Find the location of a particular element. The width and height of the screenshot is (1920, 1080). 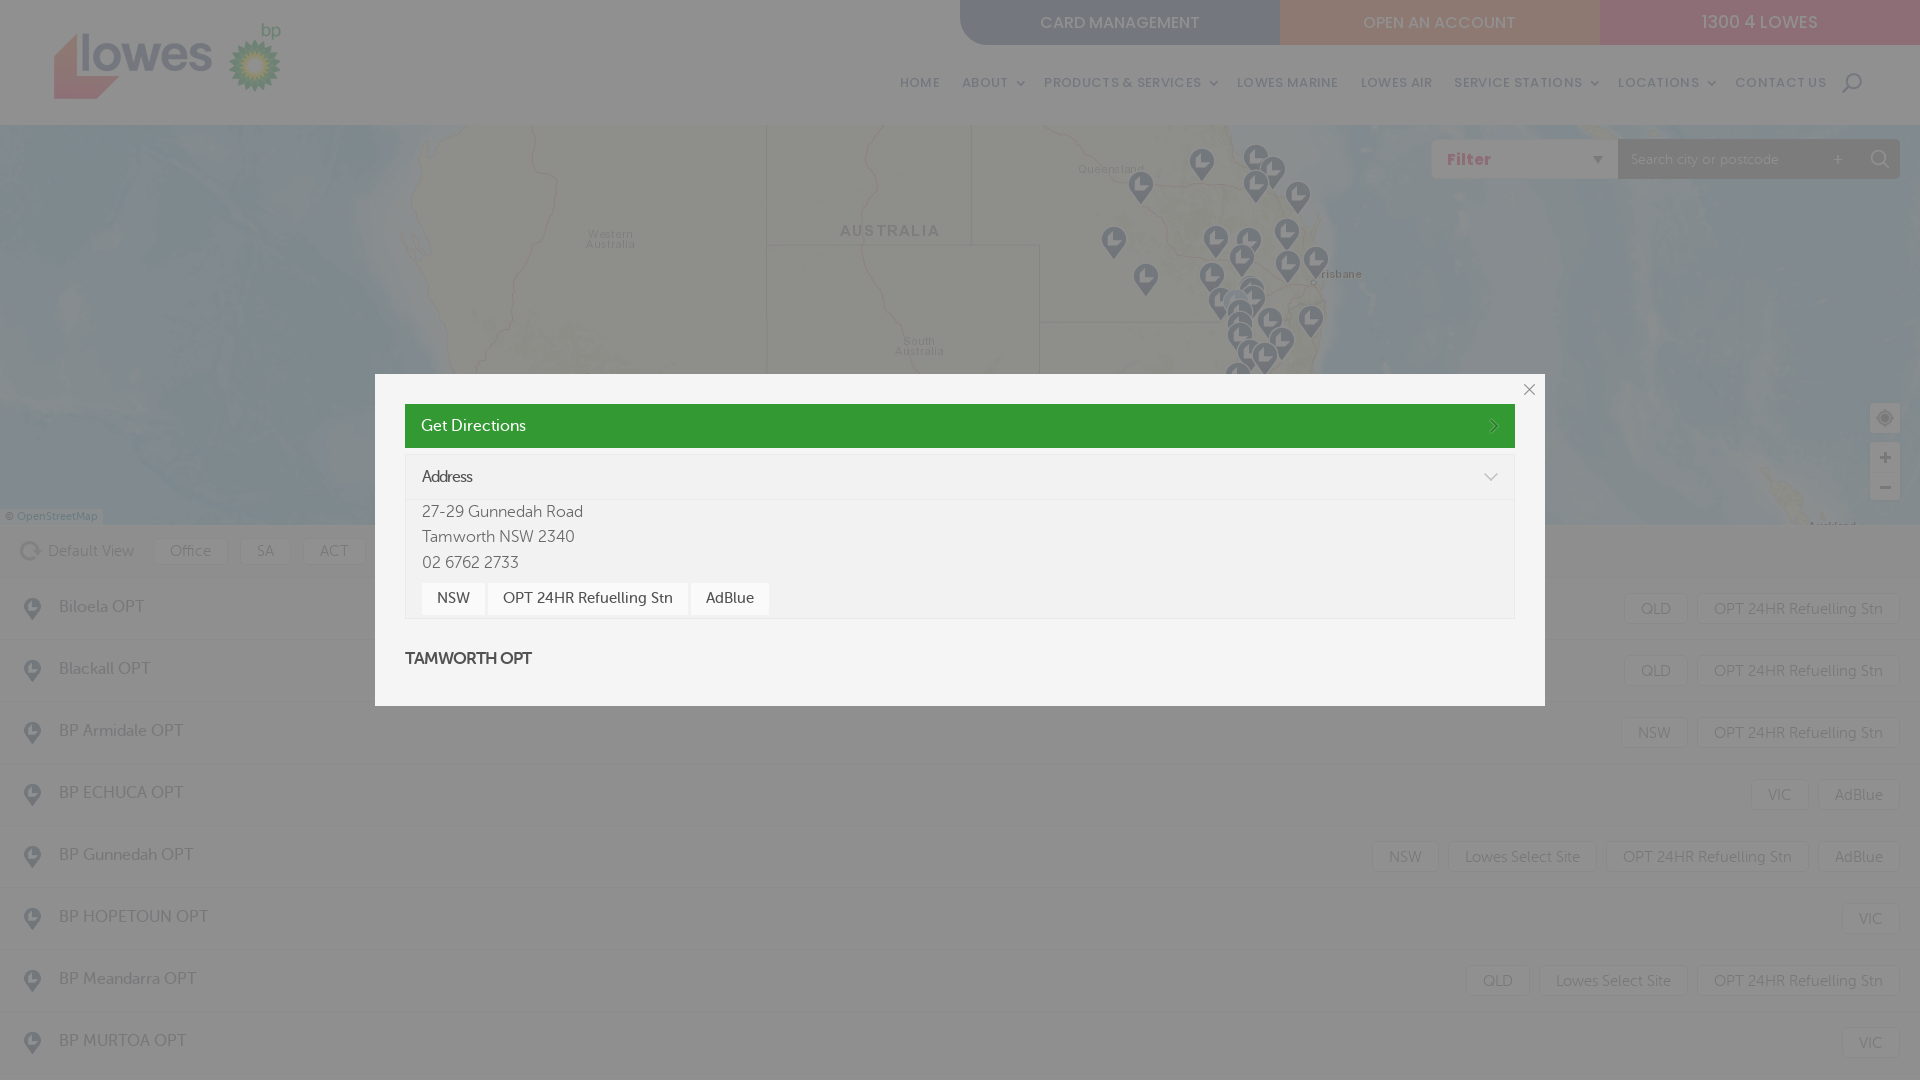

'QLD' is located at coordinates (1656, 607).